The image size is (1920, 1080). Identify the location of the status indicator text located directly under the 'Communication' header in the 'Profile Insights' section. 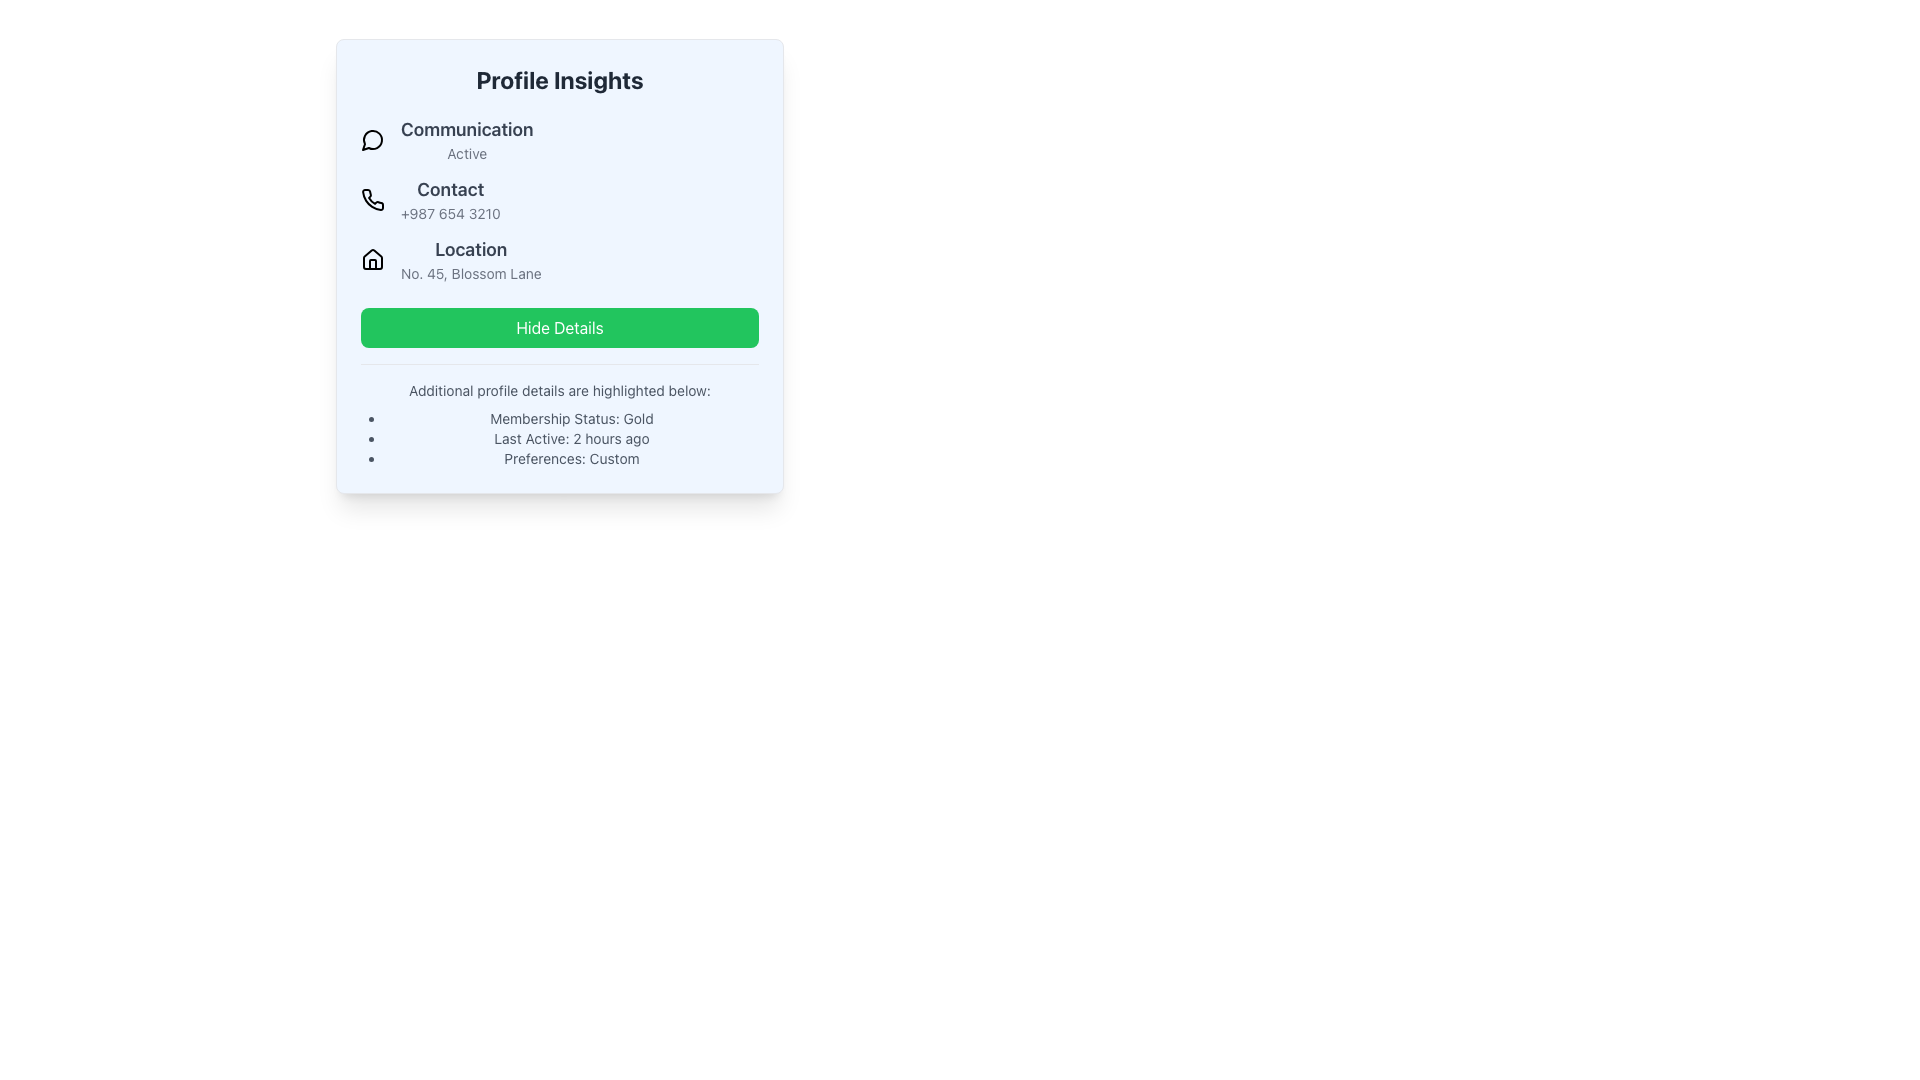
(466, 153).